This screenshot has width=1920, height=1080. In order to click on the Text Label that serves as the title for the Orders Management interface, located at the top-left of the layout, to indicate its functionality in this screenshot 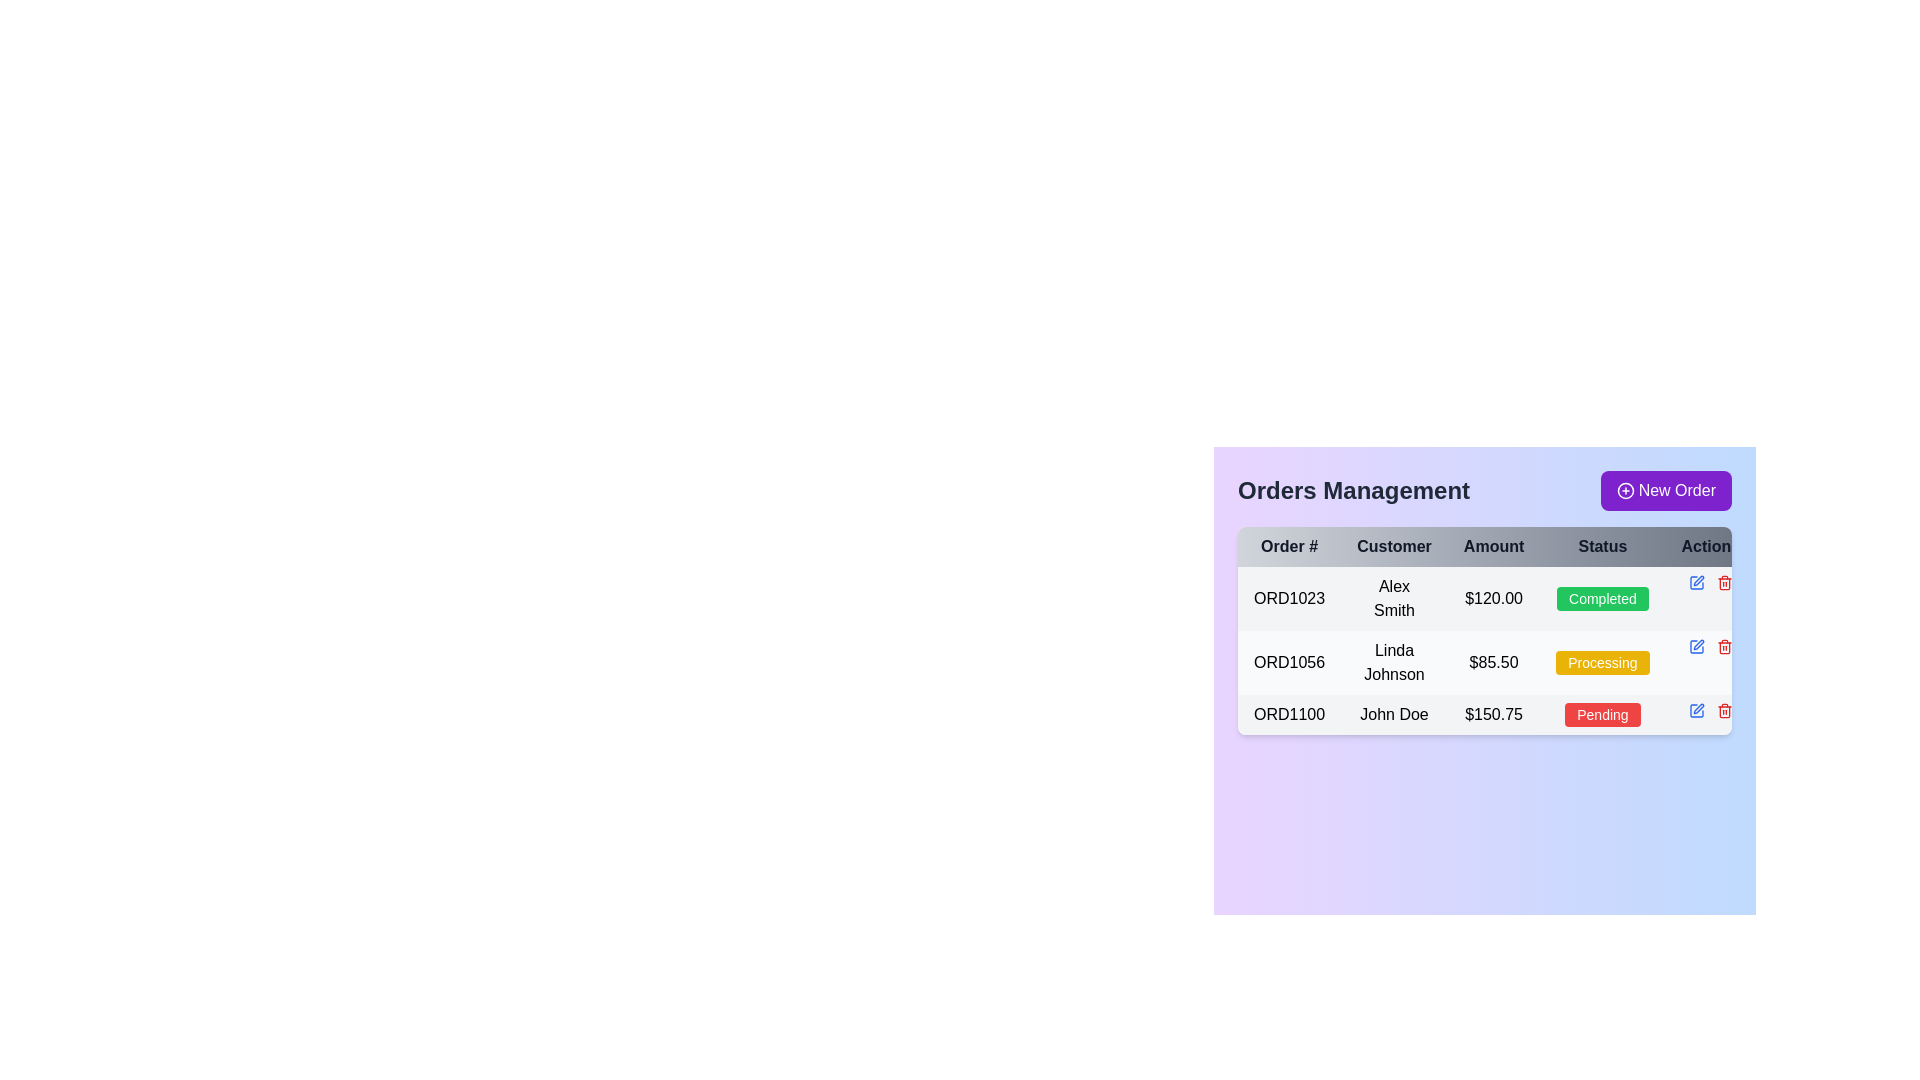, I will do `click(1353, 490)`.